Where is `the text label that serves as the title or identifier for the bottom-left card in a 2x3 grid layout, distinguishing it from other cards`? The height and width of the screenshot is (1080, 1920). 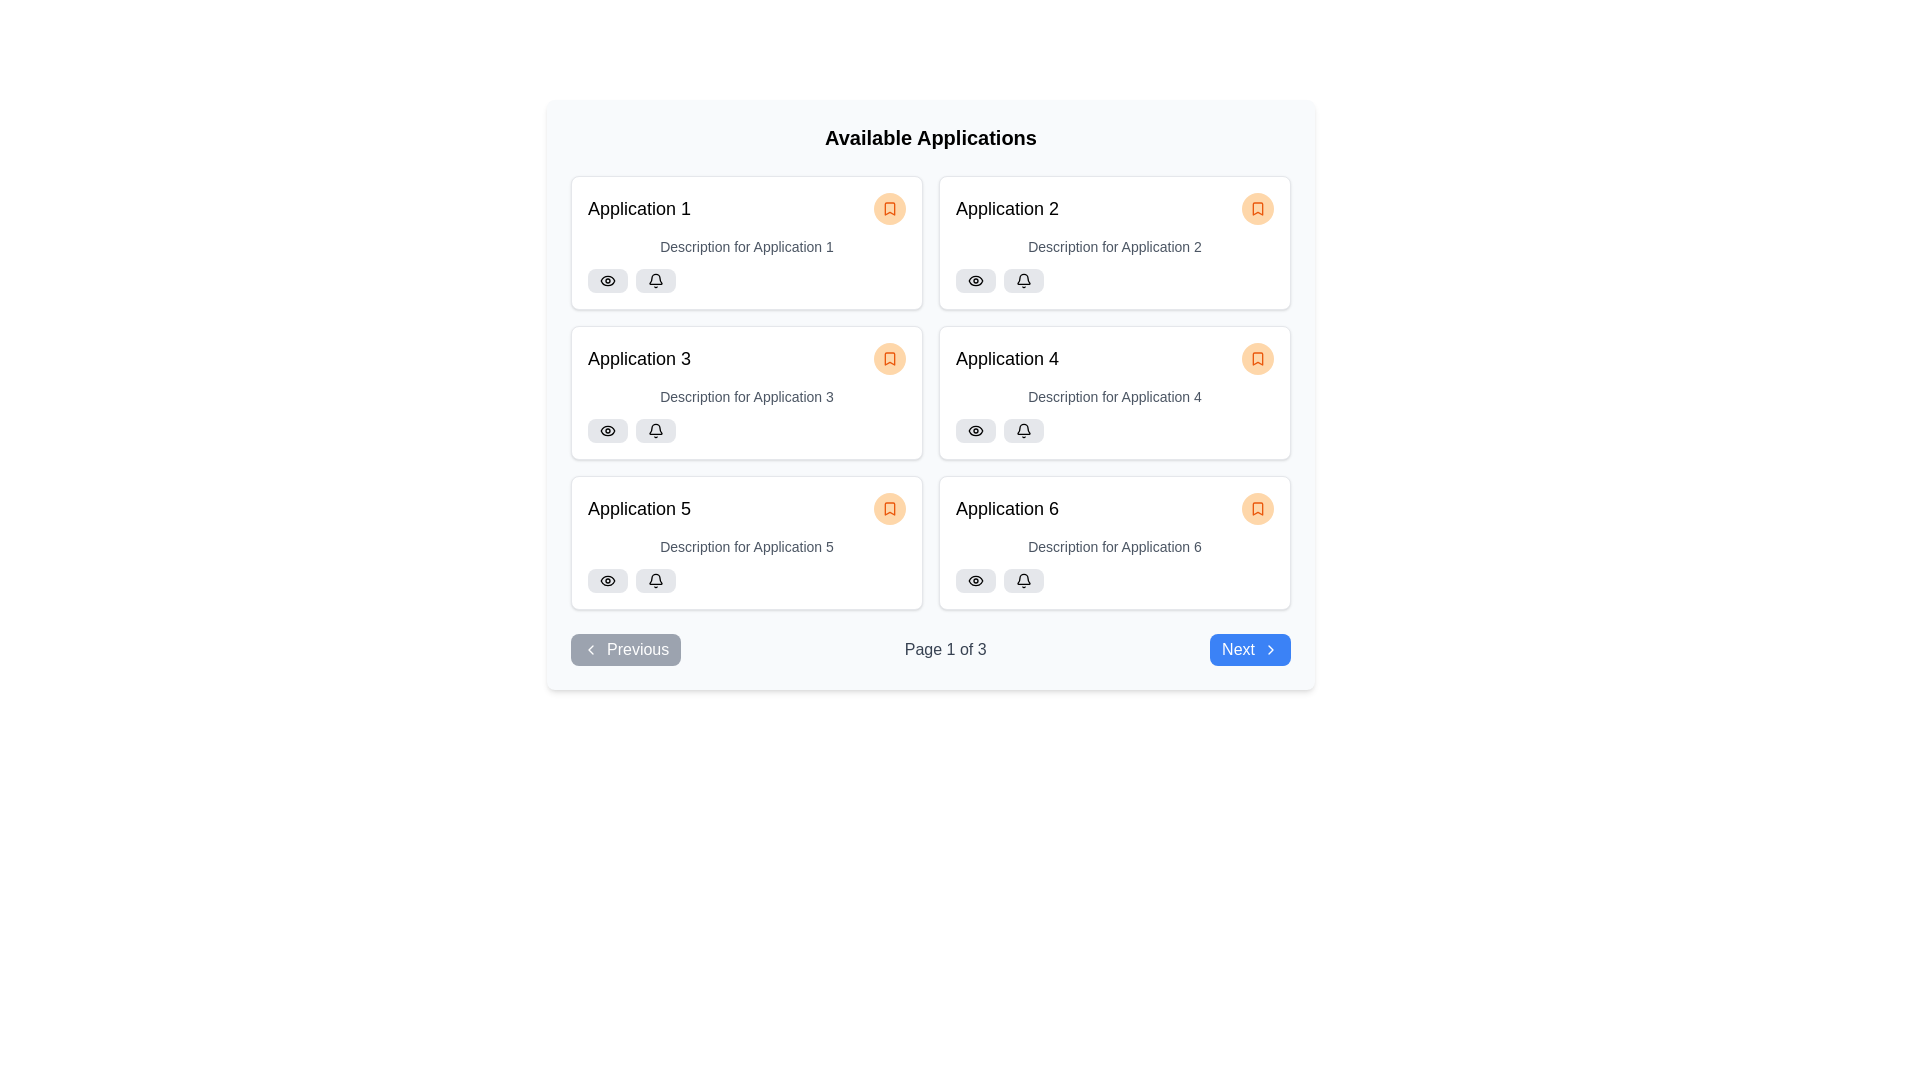
the text label that serves as the title or identifier for the bottom-left card in a 2x3 grid layout, distinguishing it from other cards is located at coordinates (638, 508).